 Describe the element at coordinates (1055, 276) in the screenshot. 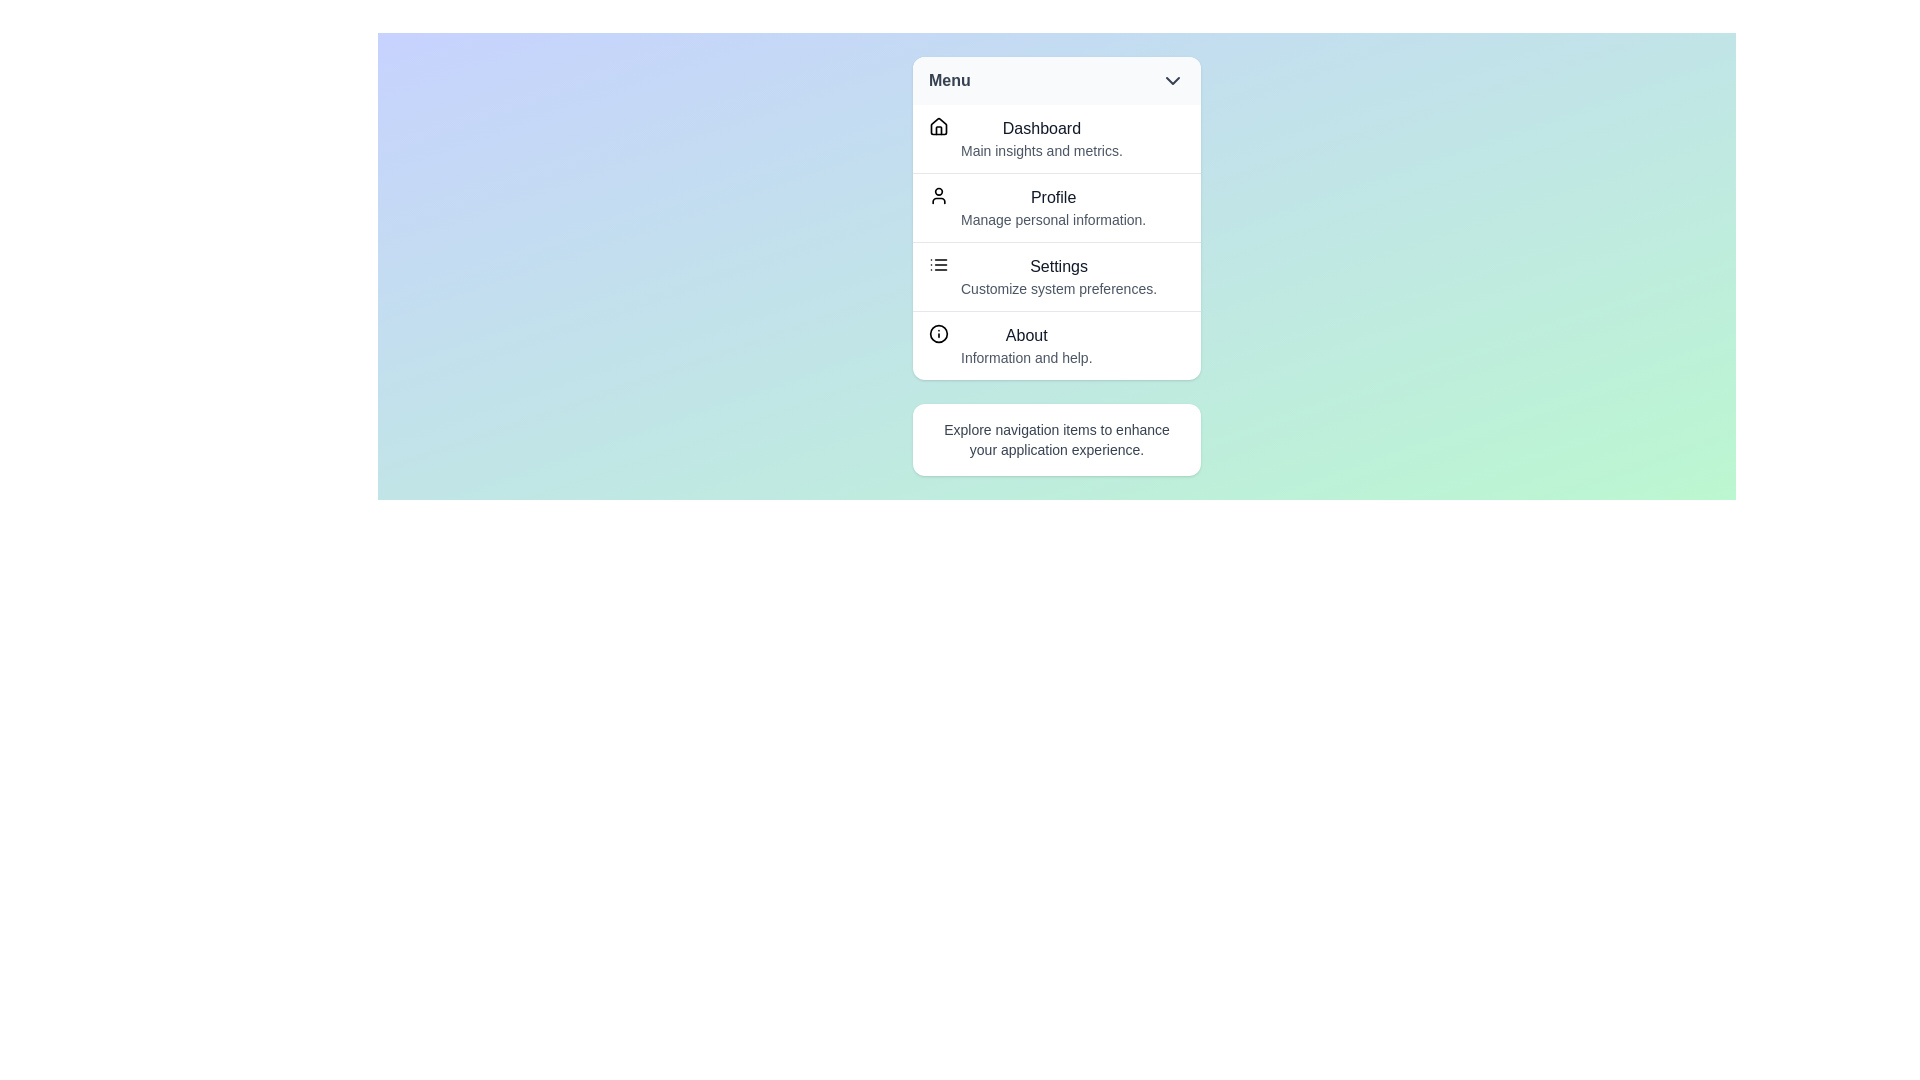

I see `the menu item labeled Settings` at that location.